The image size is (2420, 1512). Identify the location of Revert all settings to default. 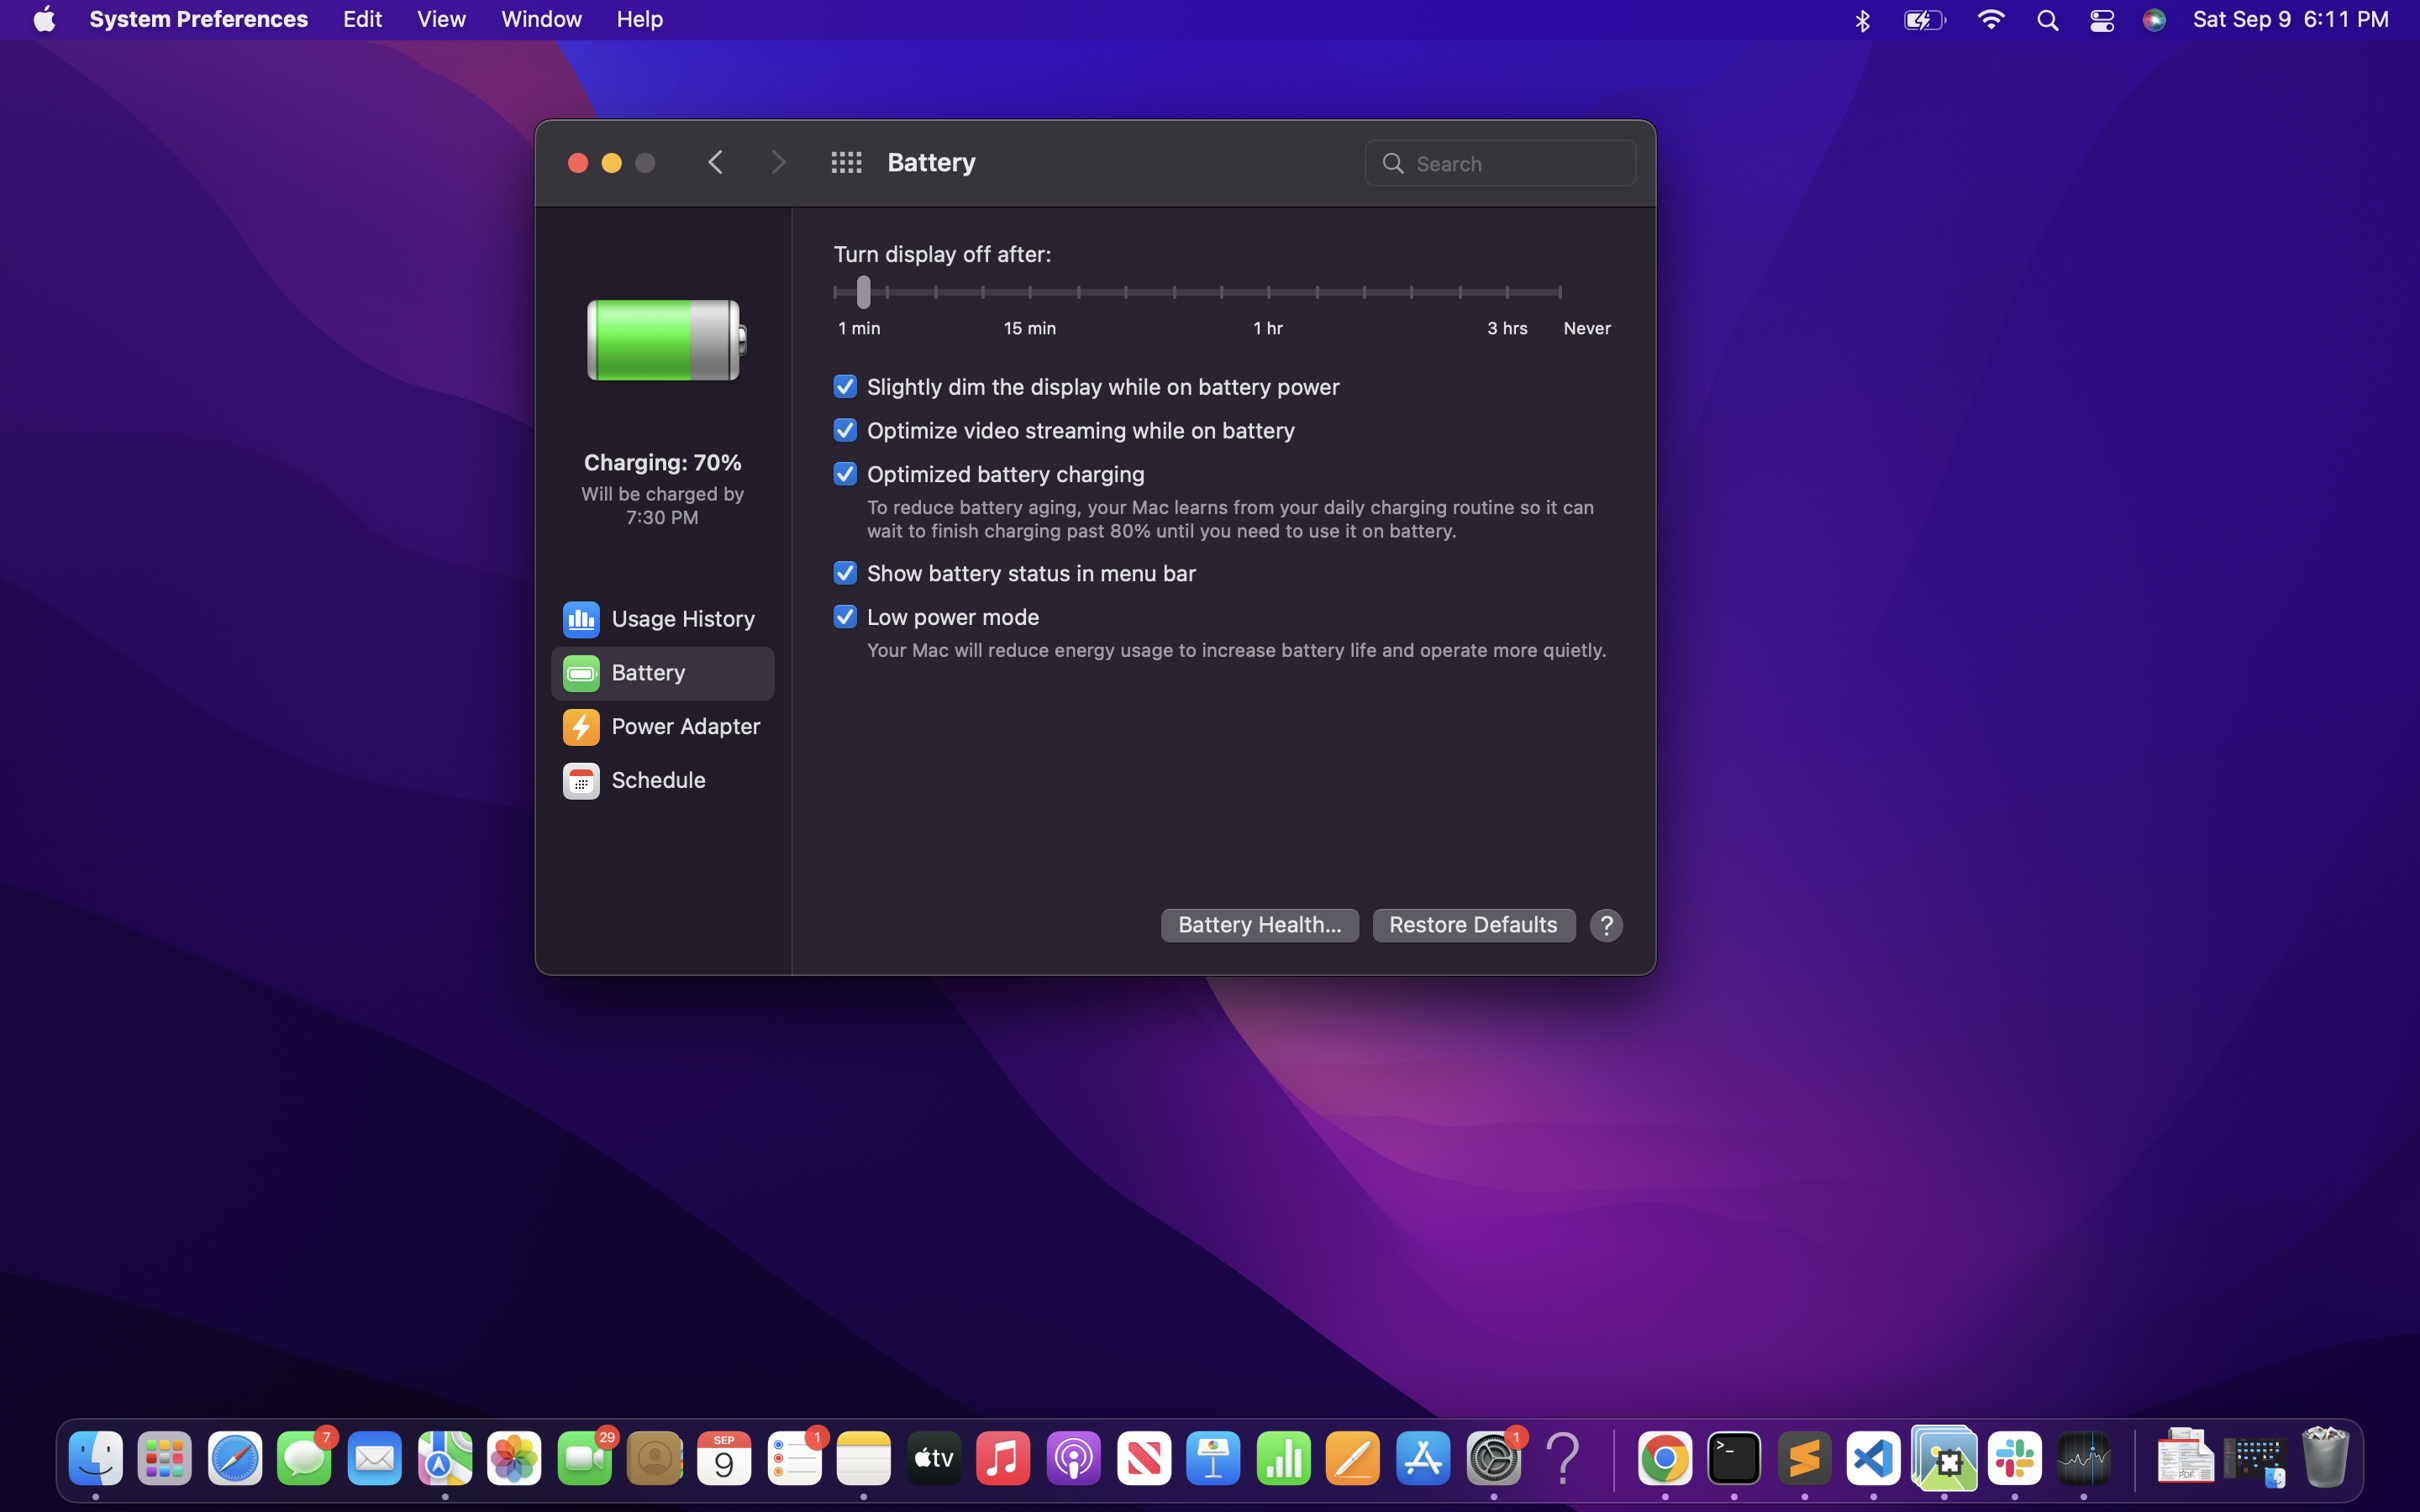
(1475, 925).